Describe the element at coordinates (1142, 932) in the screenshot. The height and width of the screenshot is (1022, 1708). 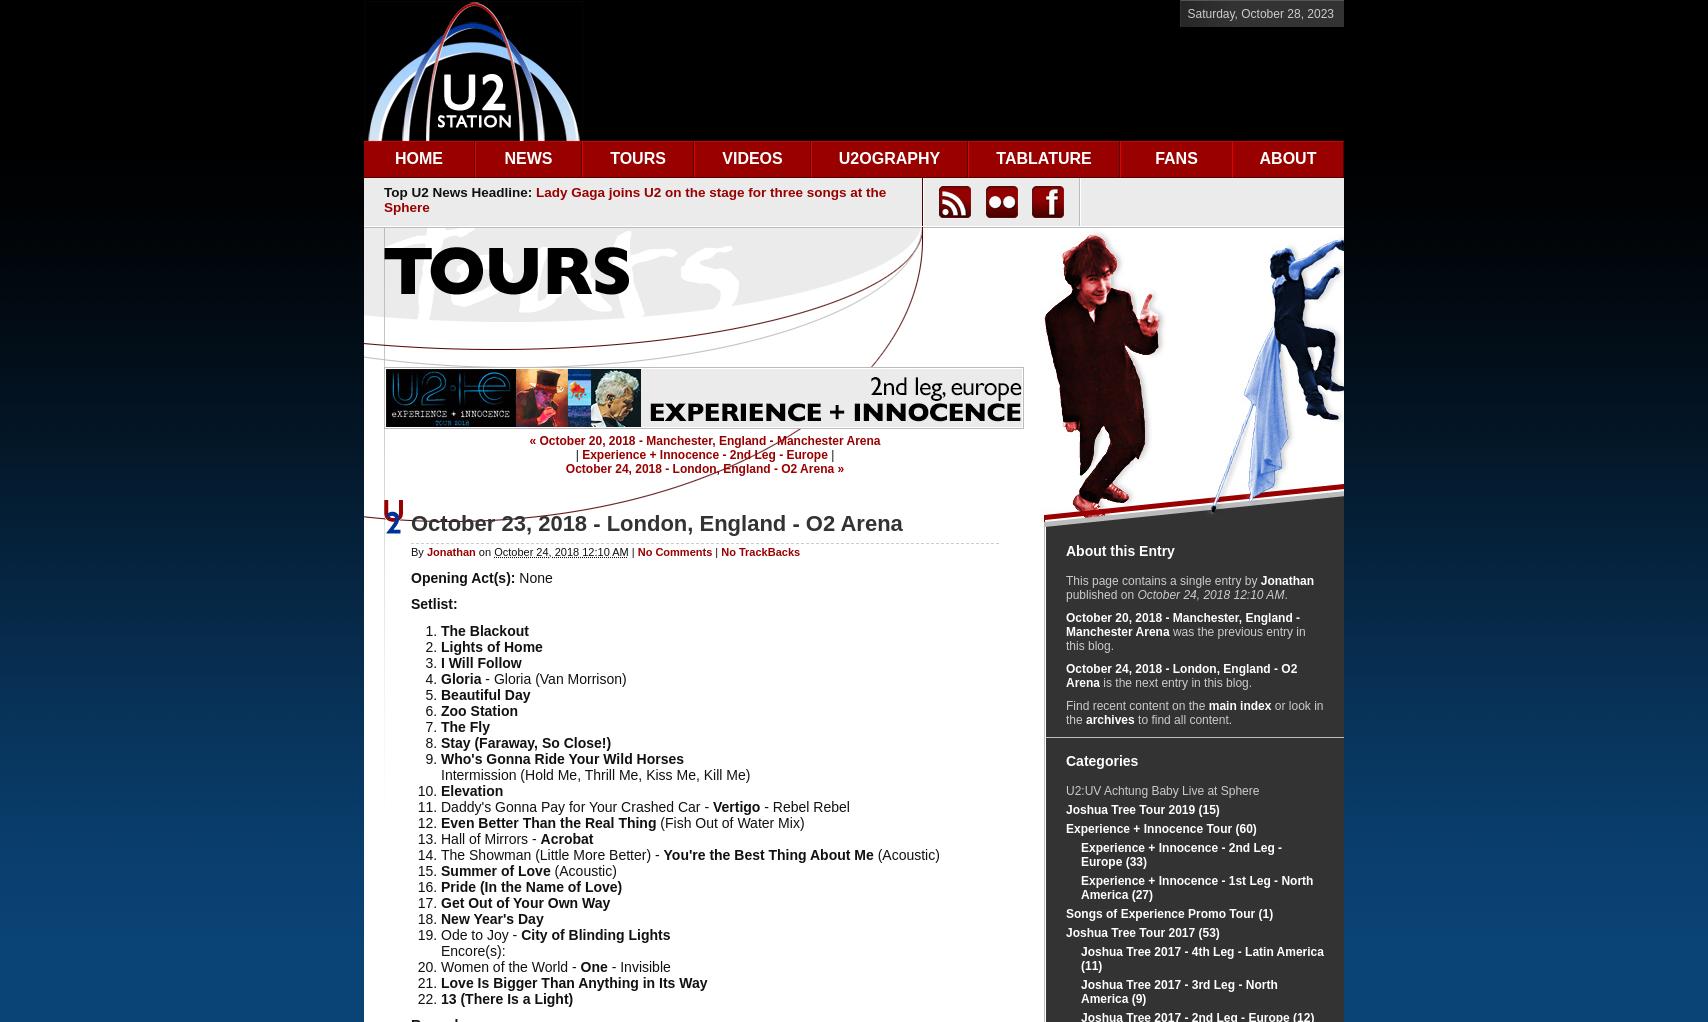
I see `'Joshua Tree Tour 2017 (53)'` at that location.